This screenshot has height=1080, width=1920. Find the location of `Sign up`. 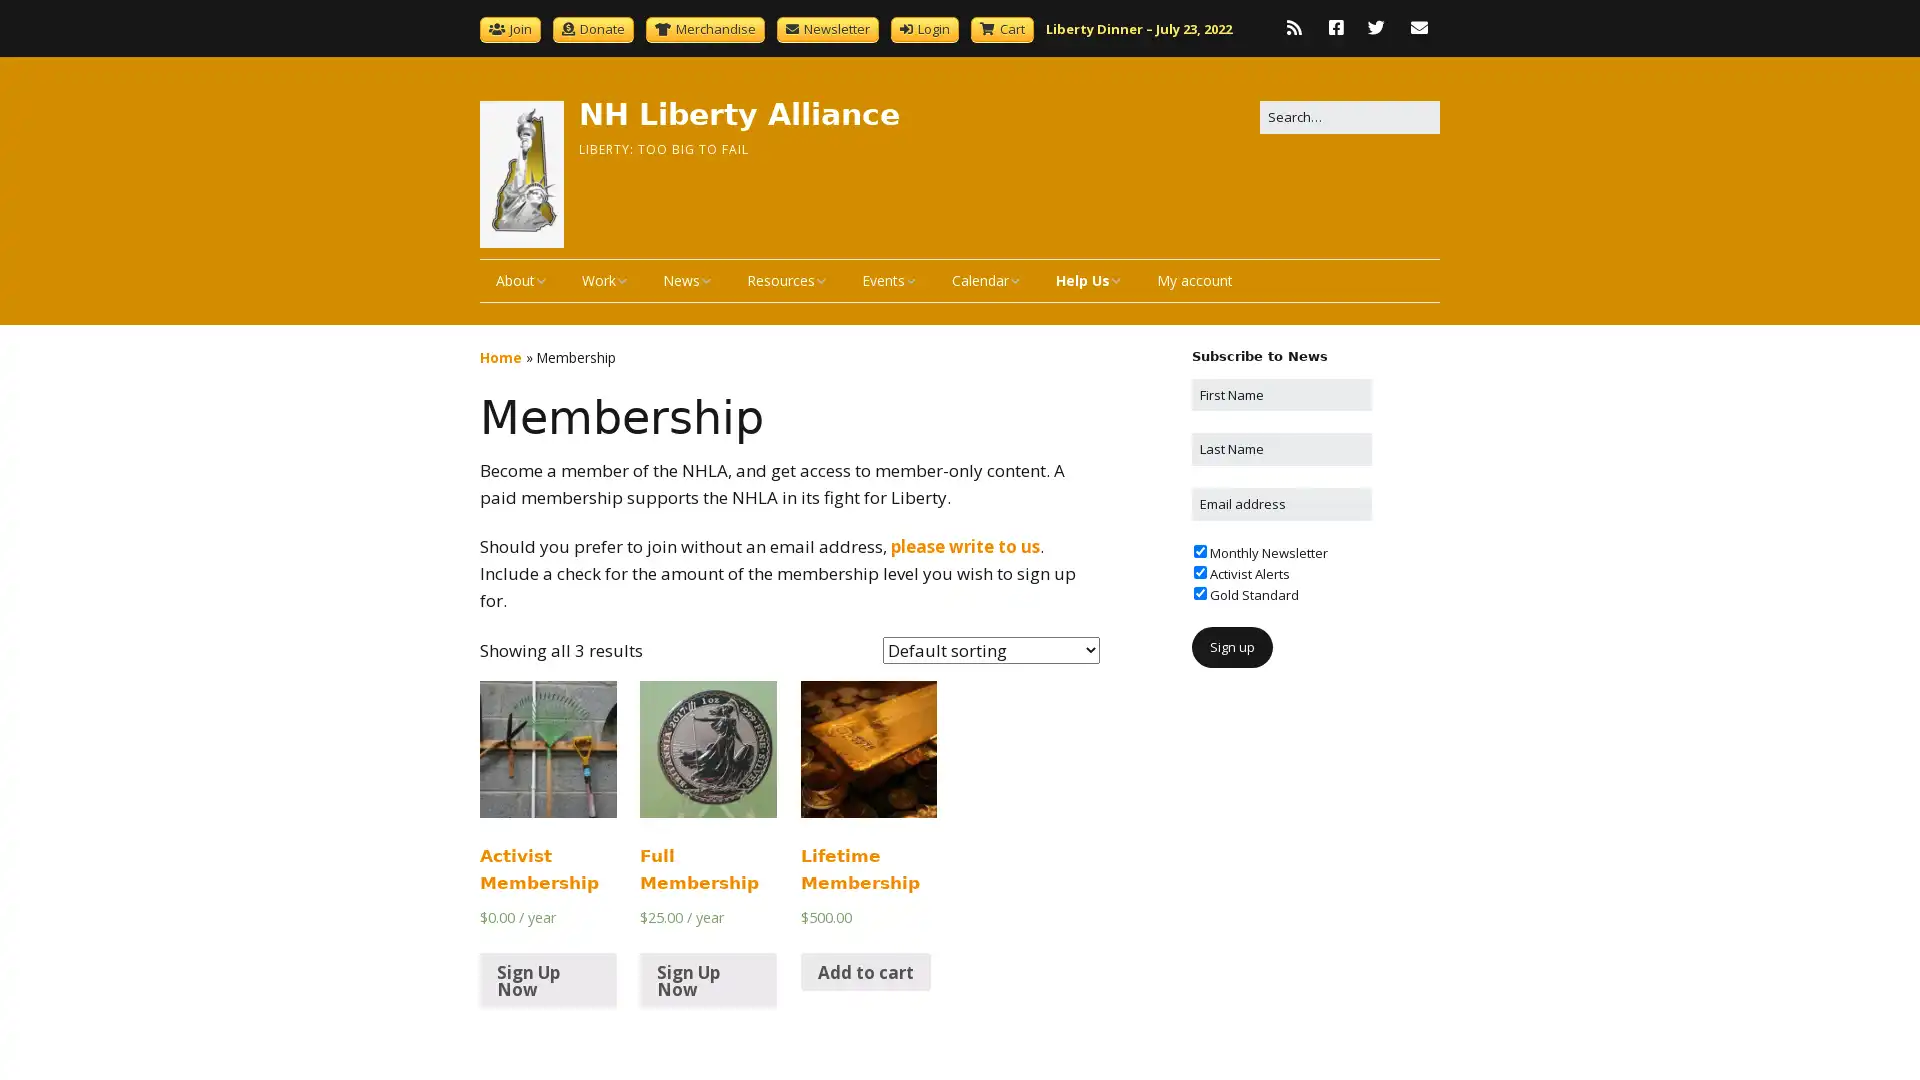

Sign up is located at coordinates (1231, 647).